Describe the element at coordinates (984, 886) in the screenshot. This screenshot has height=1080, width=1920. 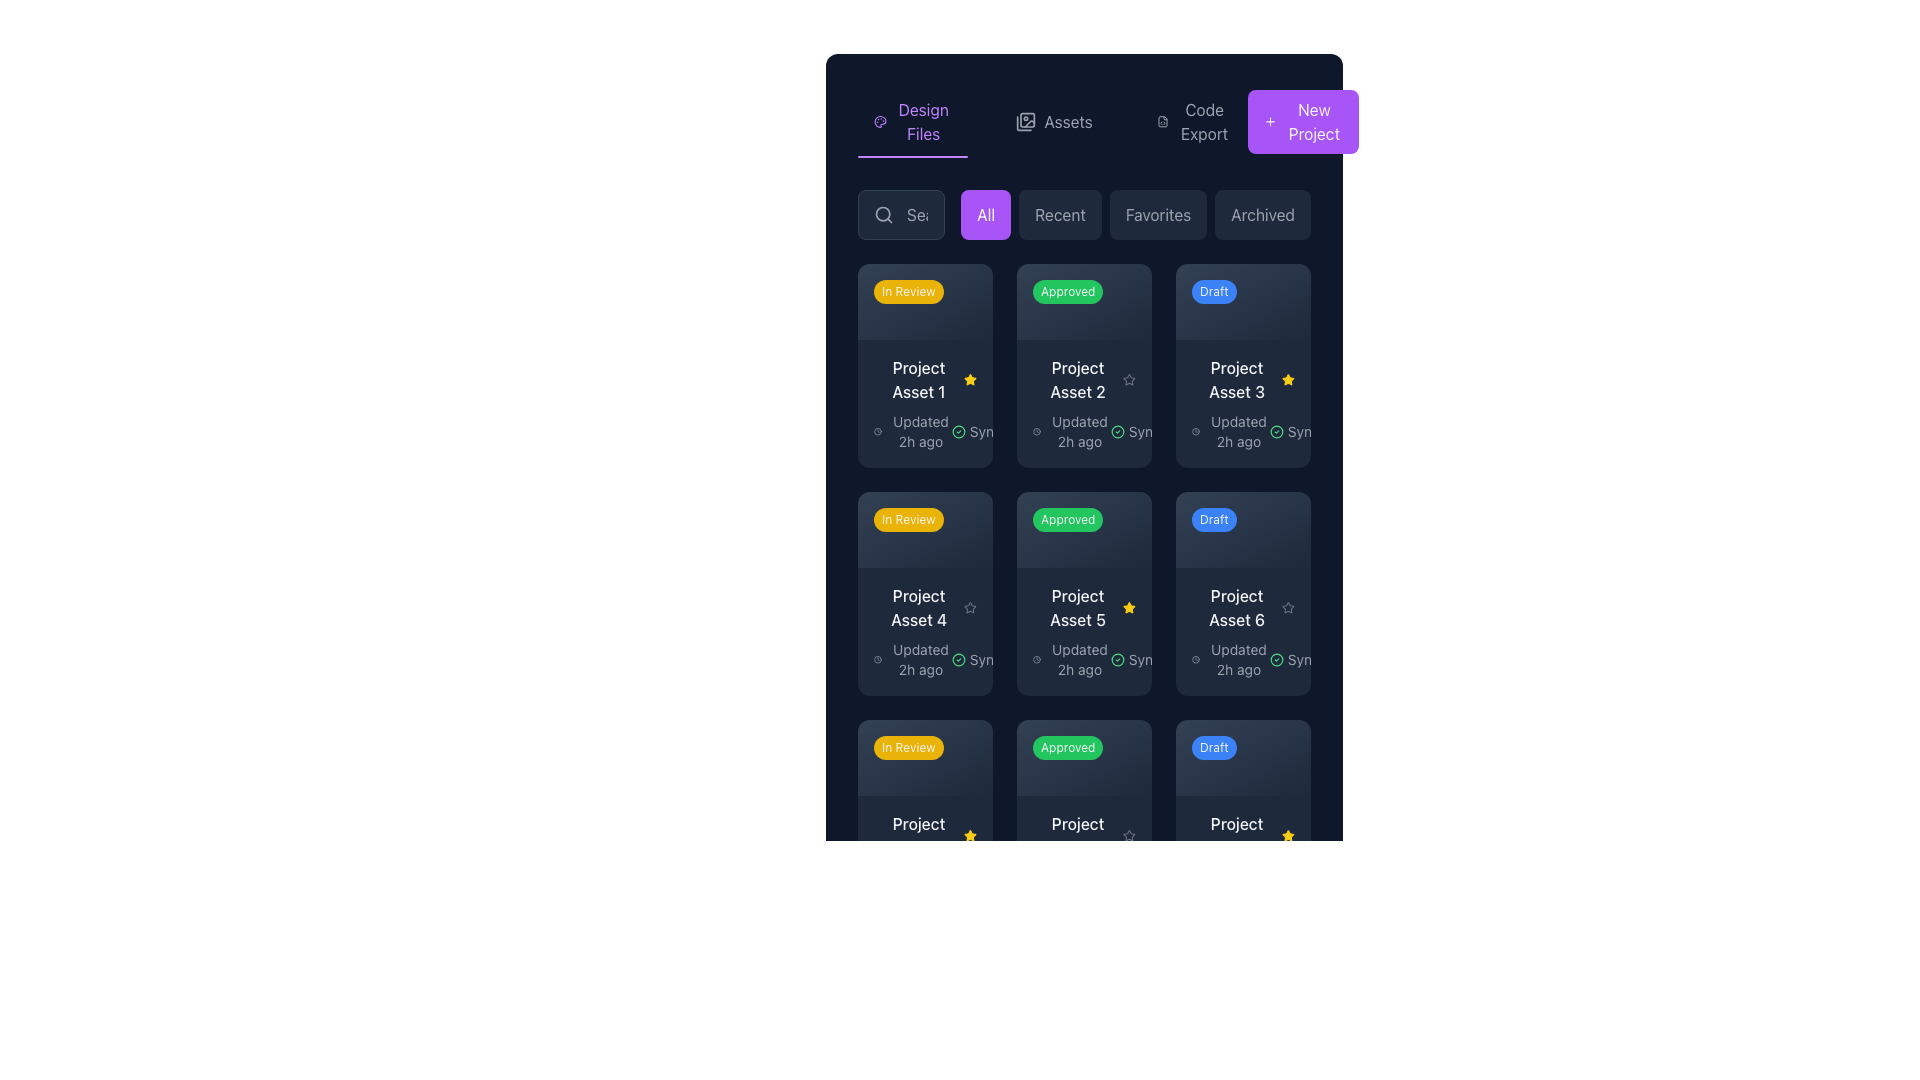
I see `the status of the Indicator with inline text that displays a green circular check icon and the text 'Synced', located at the bottom right corner of the grid card` at that location.